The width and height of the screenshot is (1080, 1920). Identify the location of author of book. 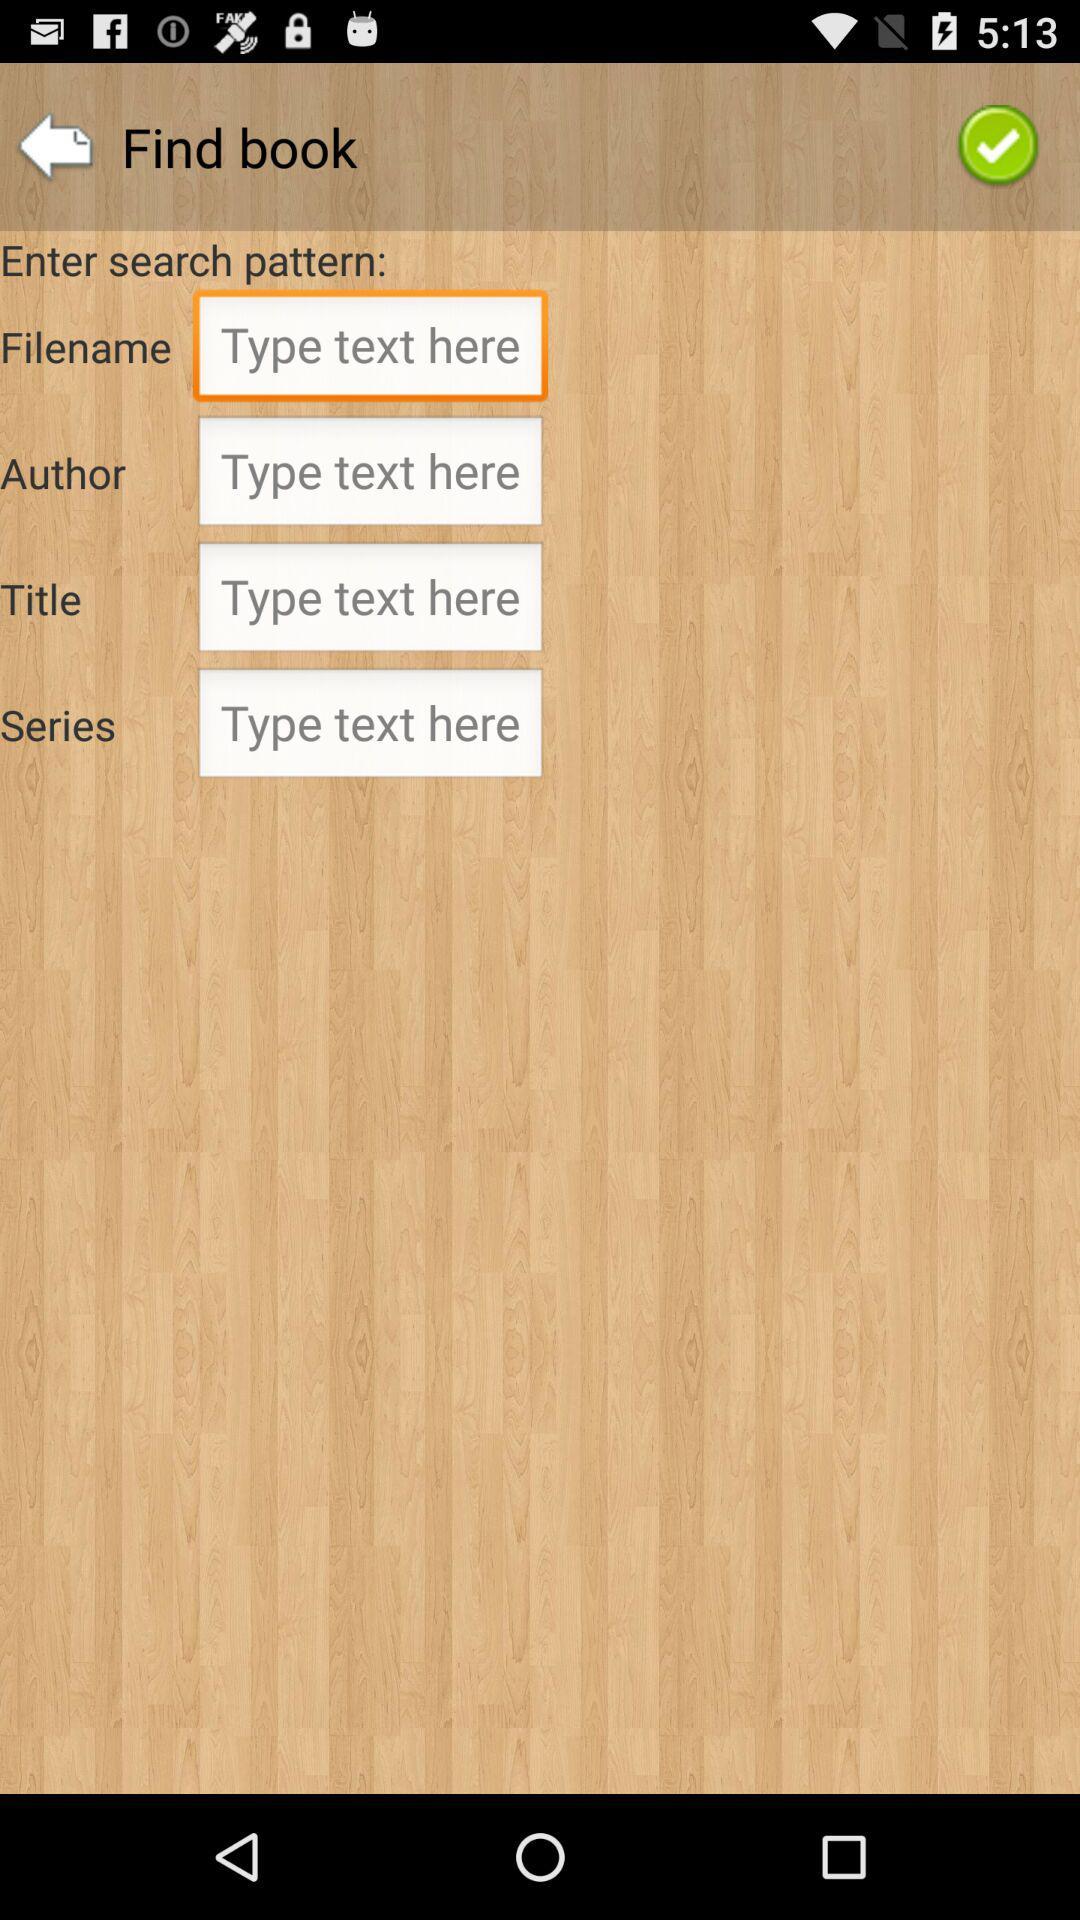
(370, 475).